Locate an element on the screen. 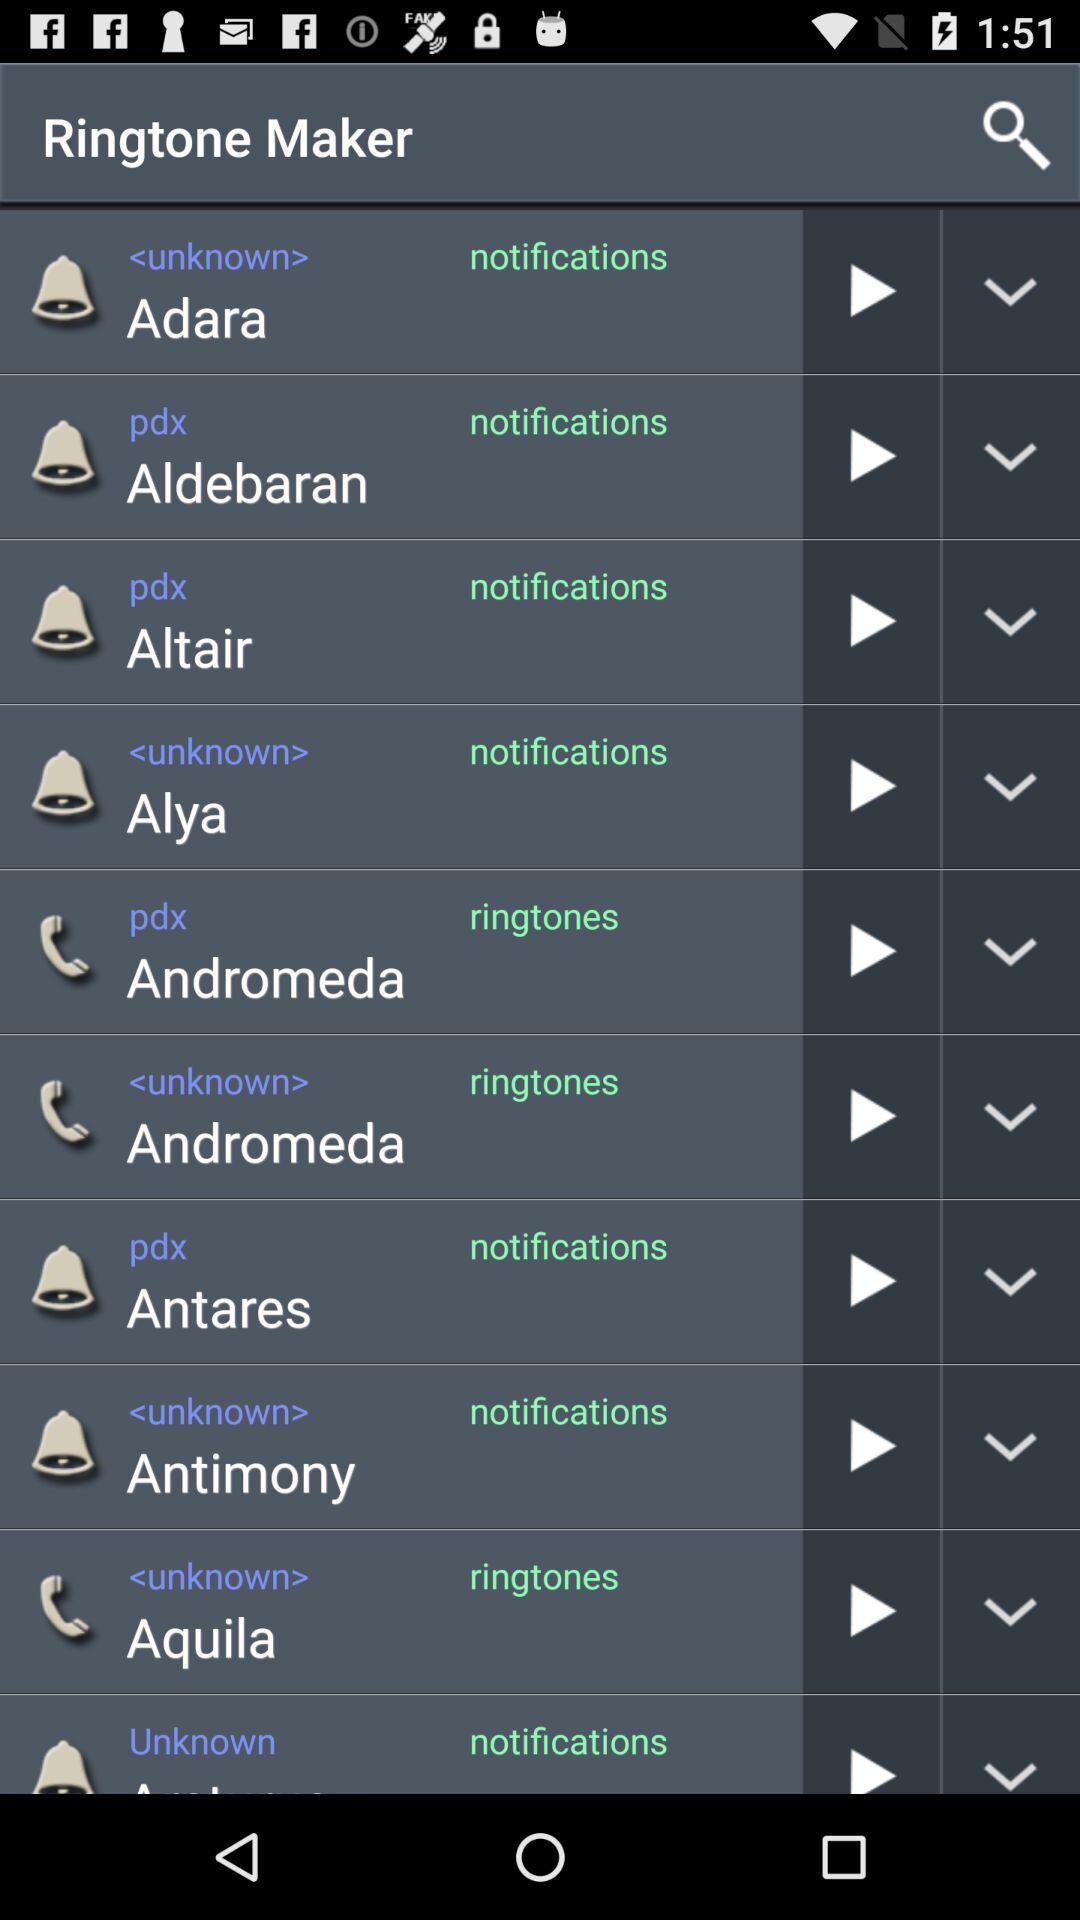 The height and width of the screenshot is (1920, 1080). the aldebaran item is located at coordinates (246, 481).